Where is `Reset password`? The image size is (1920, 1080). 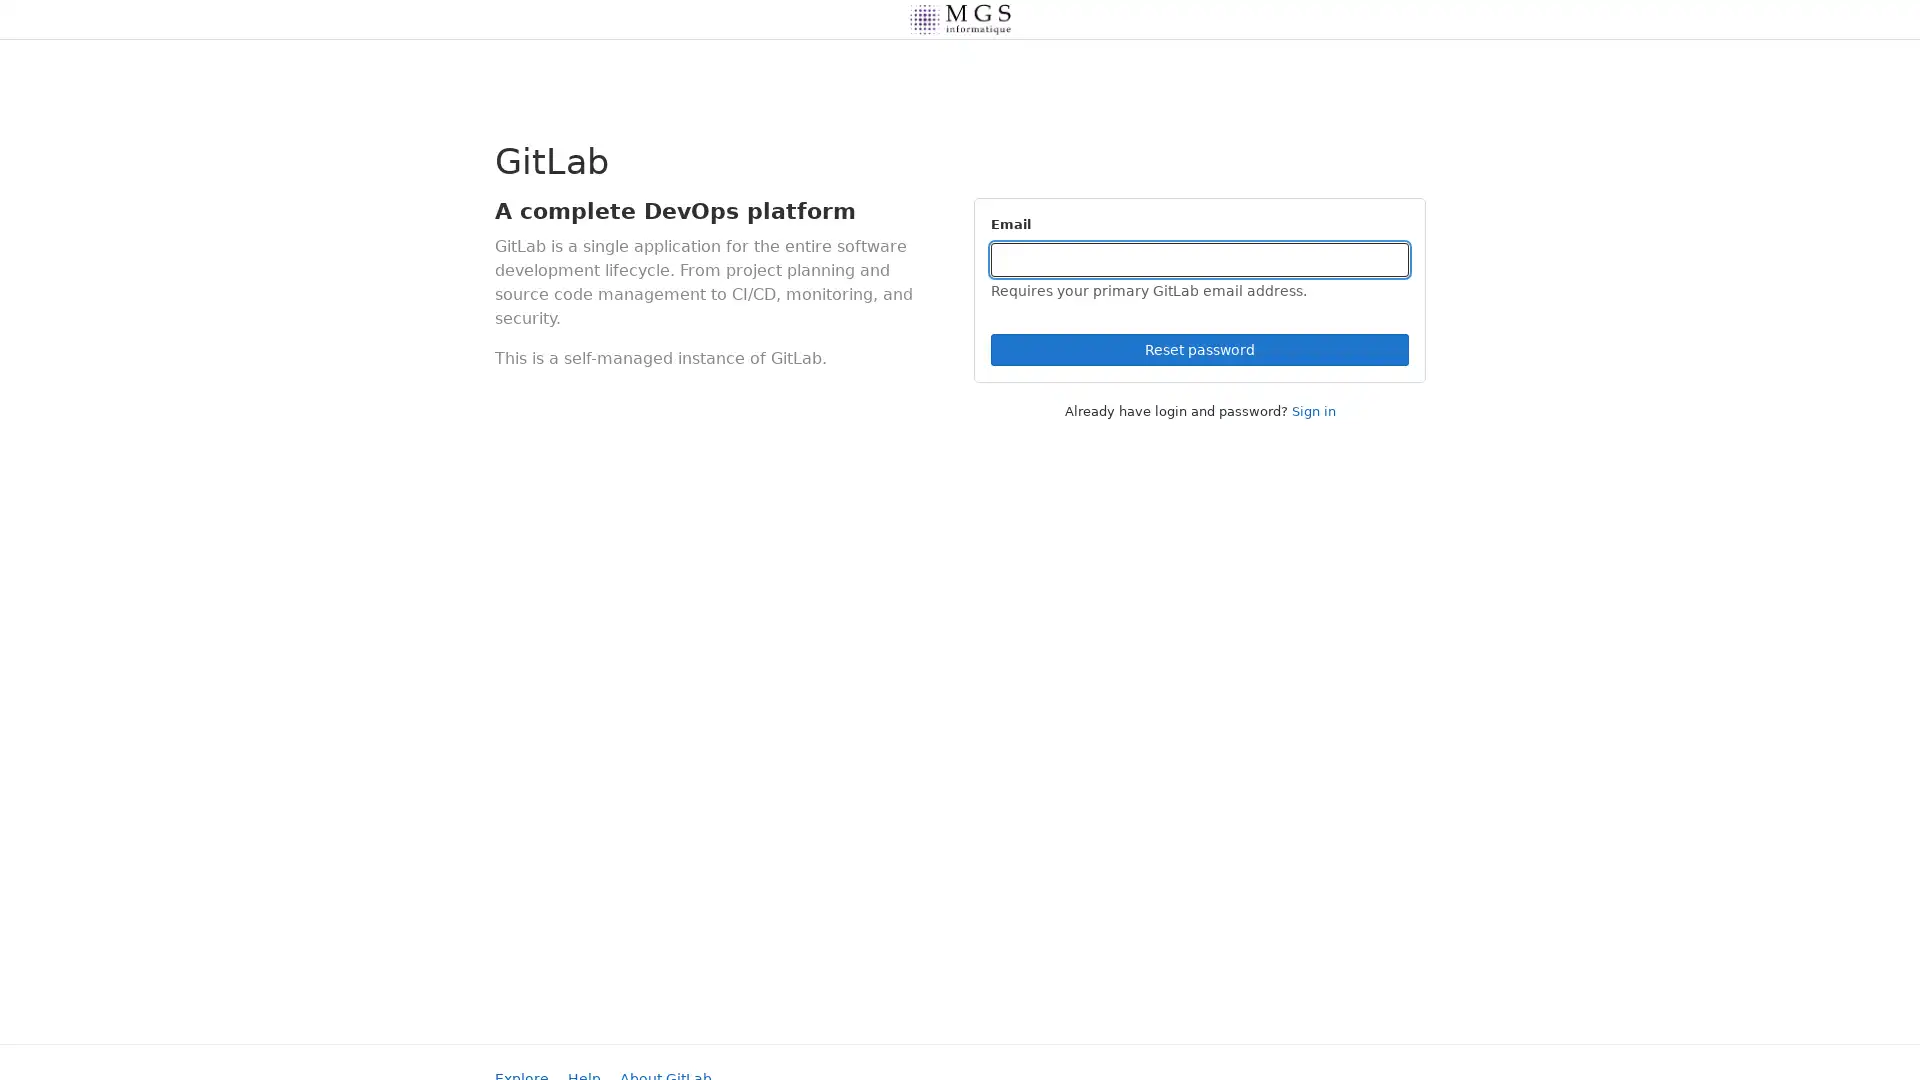
Reset password is located at coordinates (1200, 347).